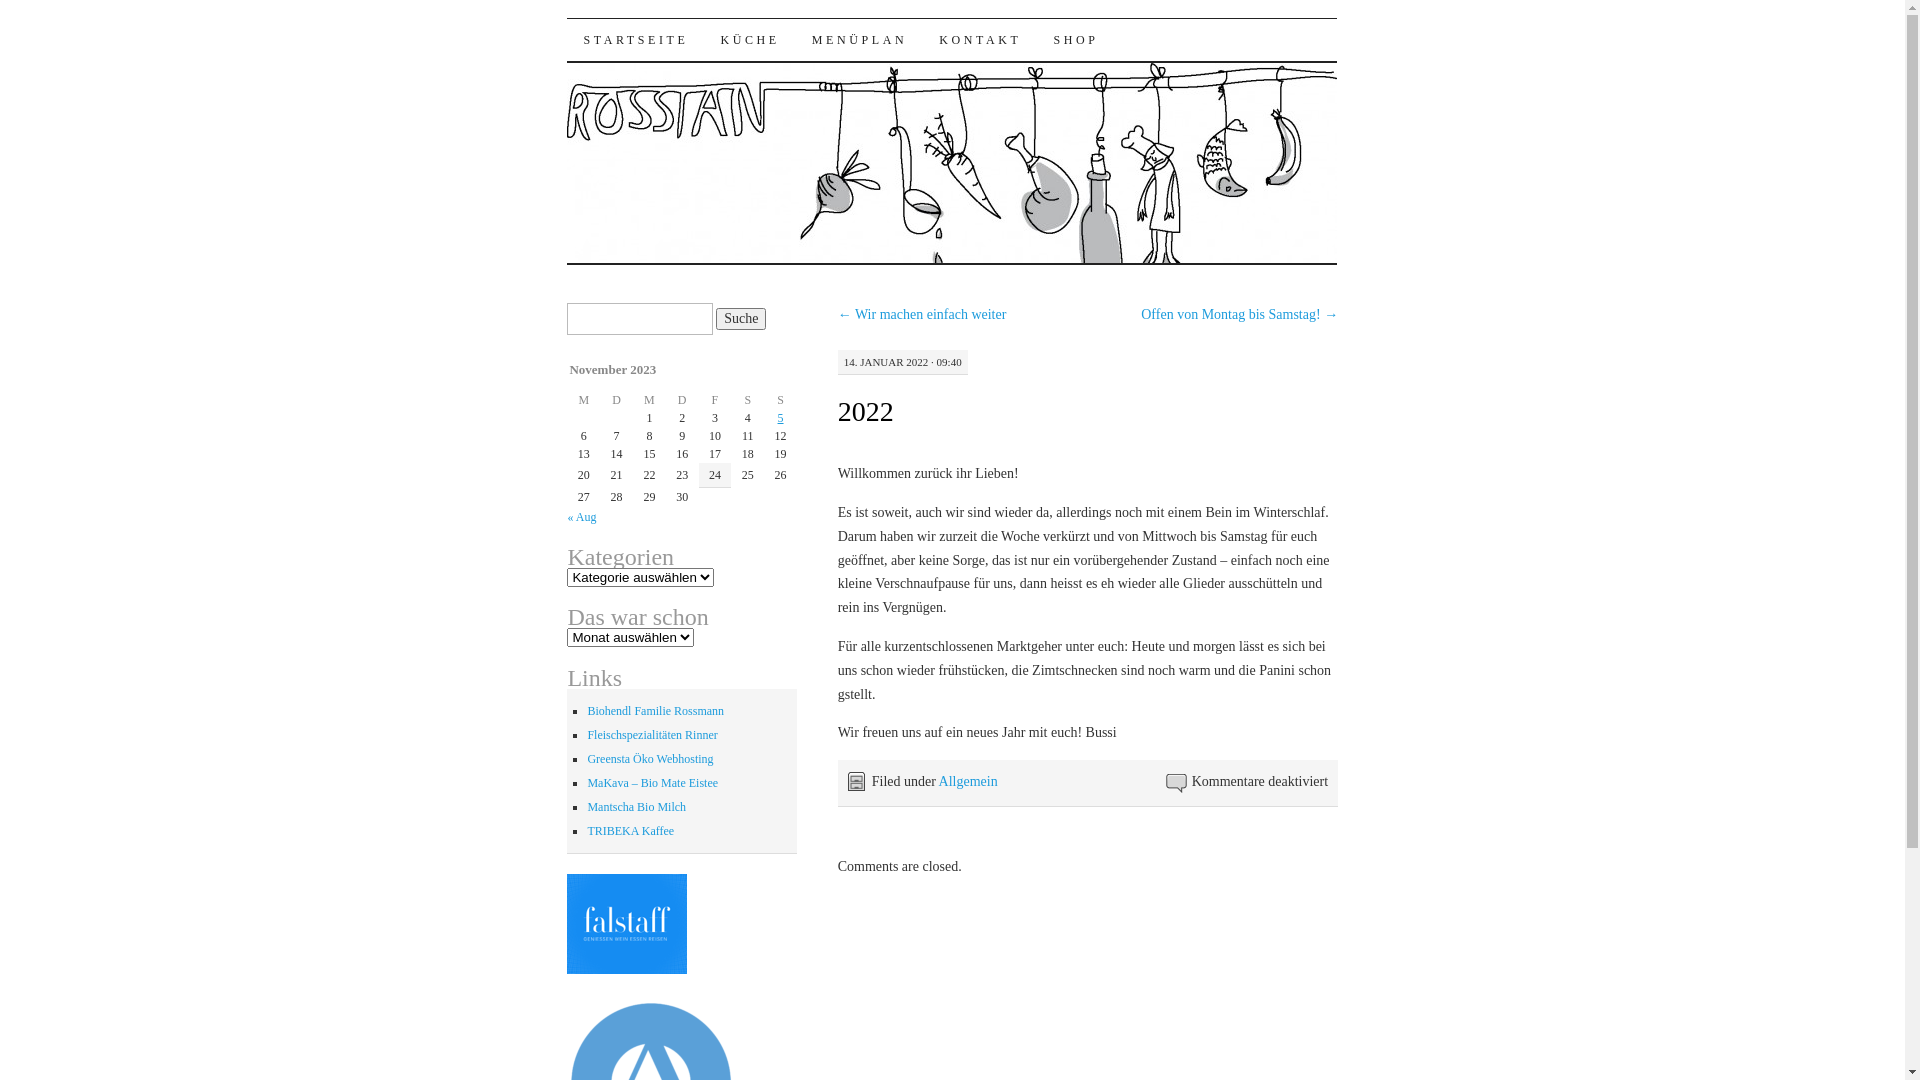  Describe the element at coordinates (632, 35) in the screenshot. I see `'Rossian'` at that location.